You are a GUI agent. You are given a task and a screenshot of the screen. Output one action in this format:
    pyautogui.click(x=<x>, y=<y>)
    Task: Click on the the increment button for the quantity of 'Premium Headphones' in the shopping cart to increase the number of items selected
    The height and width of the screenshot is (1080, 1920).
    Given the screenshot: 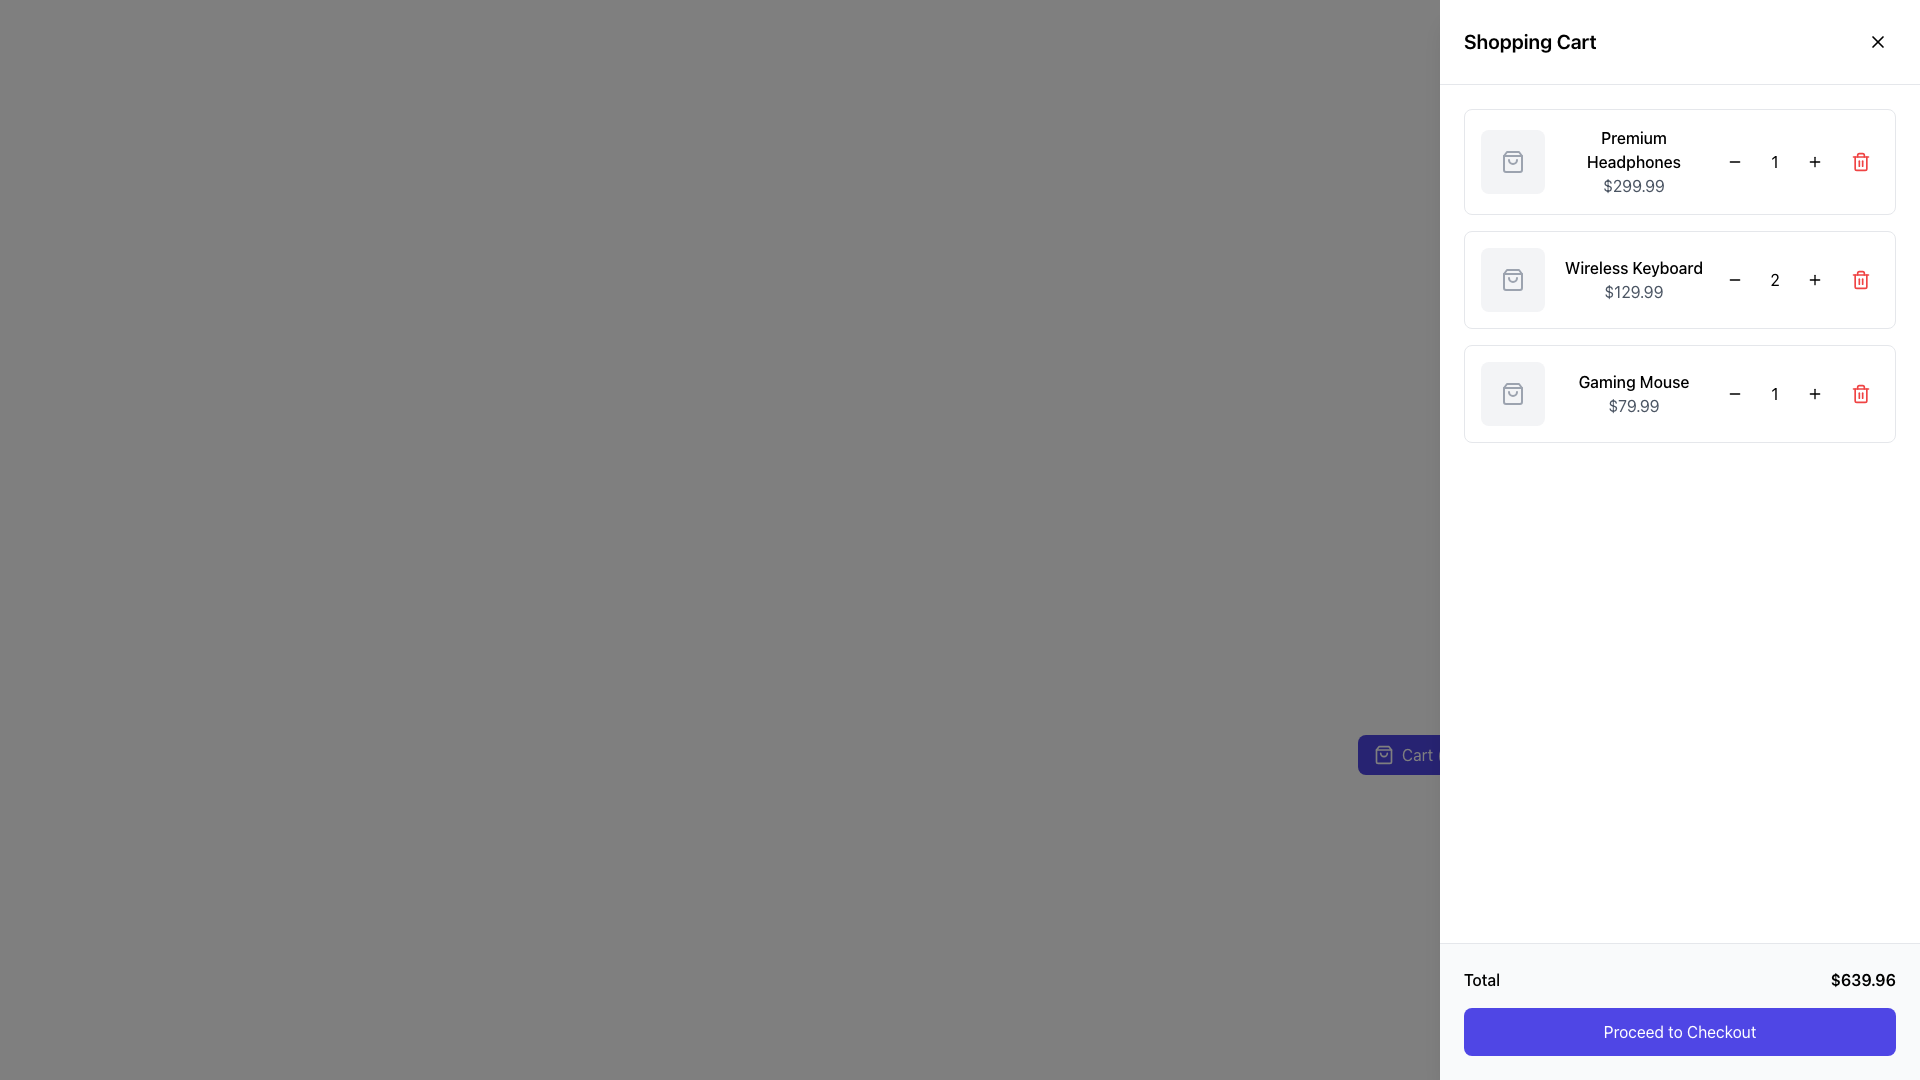 What is the action you would take?
    pyautogui.click(x=1814, y=161)
    